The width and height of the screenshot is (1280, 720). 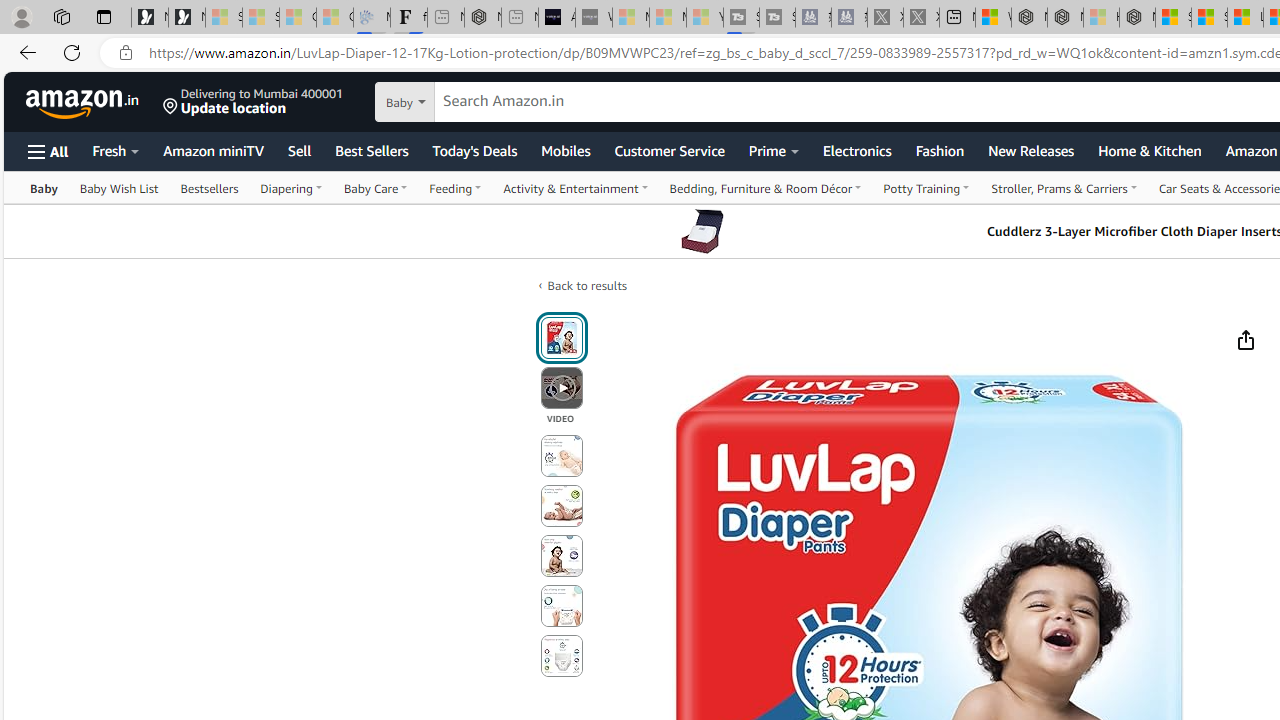 What do you see at coordinates (1137, 17) in the screenshot?
I see `'Nordace - Nordace Siena Is Not An Ordinary Backpack'` at bounding box center [1137, 17].